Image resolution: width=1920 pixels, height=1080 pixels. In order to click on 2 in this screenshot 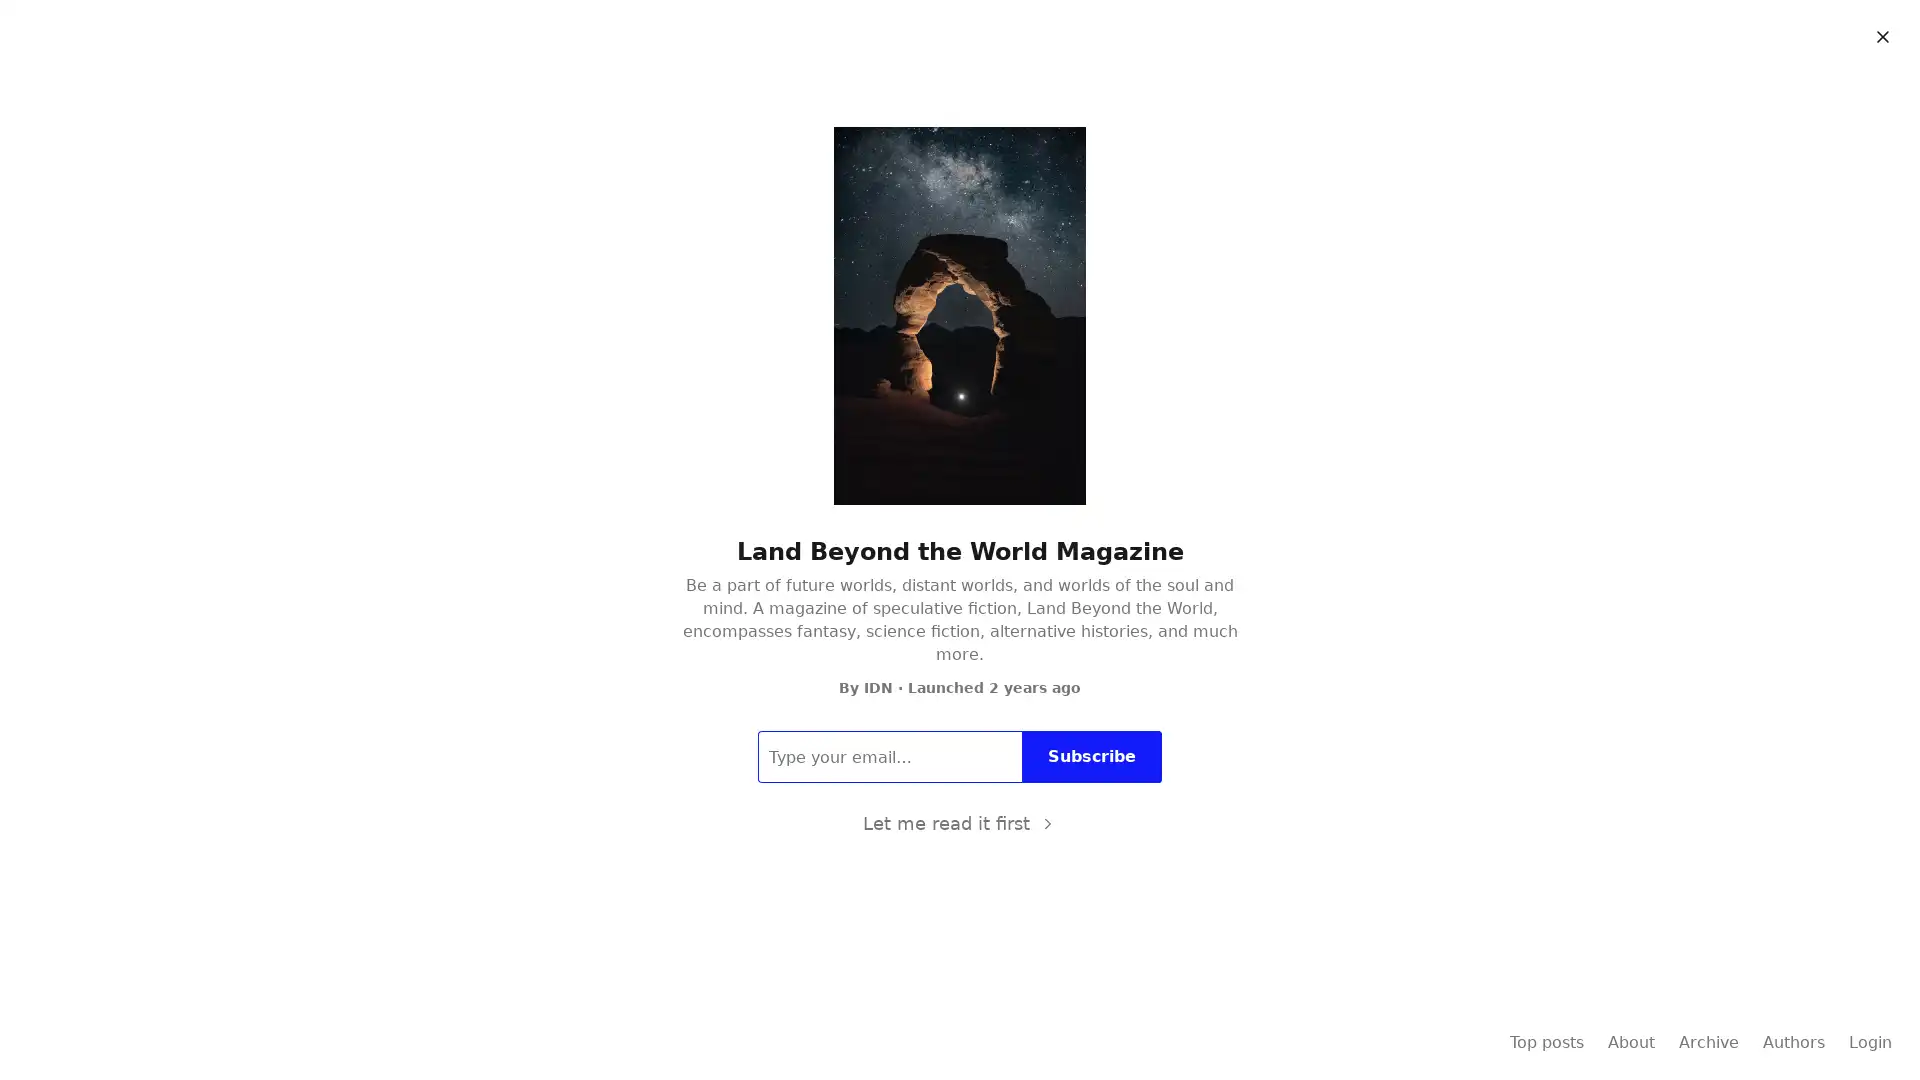, I will do `click(670, 658)`.